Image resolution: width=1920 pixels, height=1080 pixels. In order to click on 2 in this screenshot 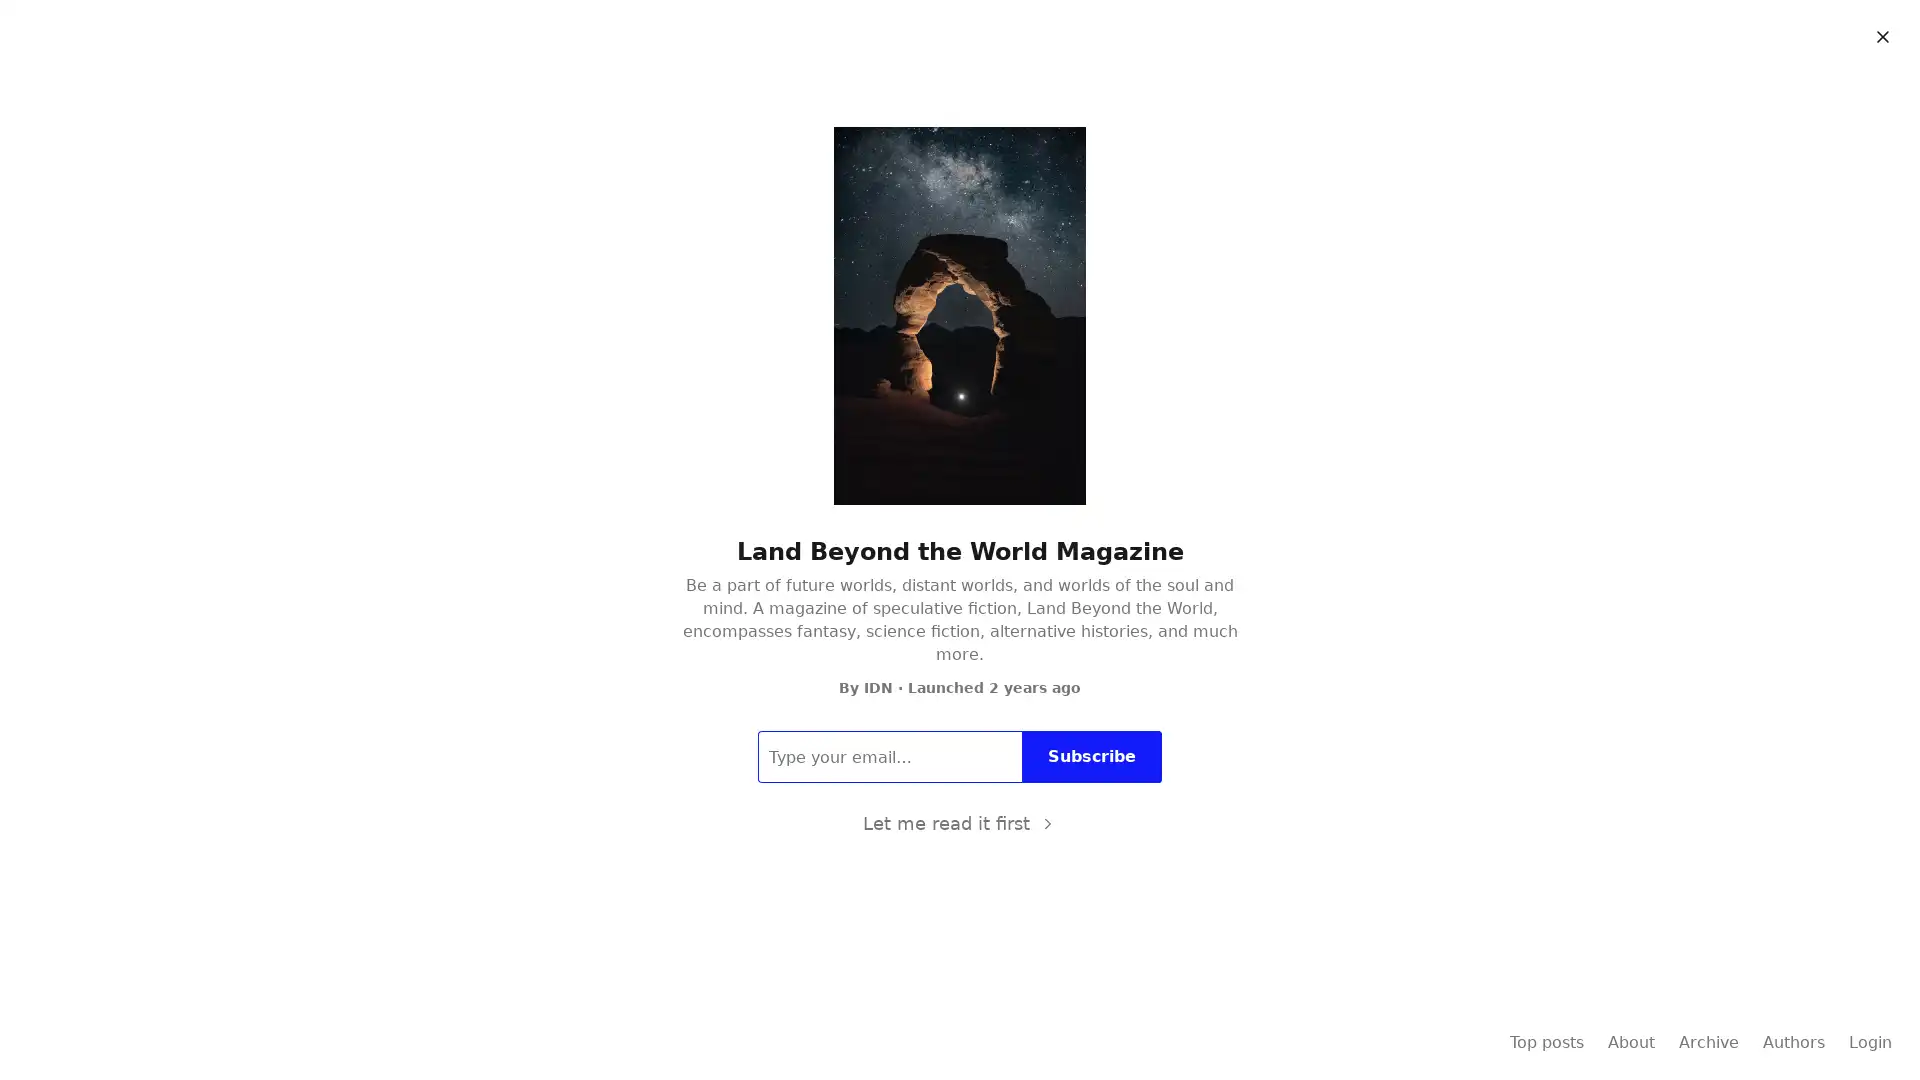, I will do `click(670, 658)`.